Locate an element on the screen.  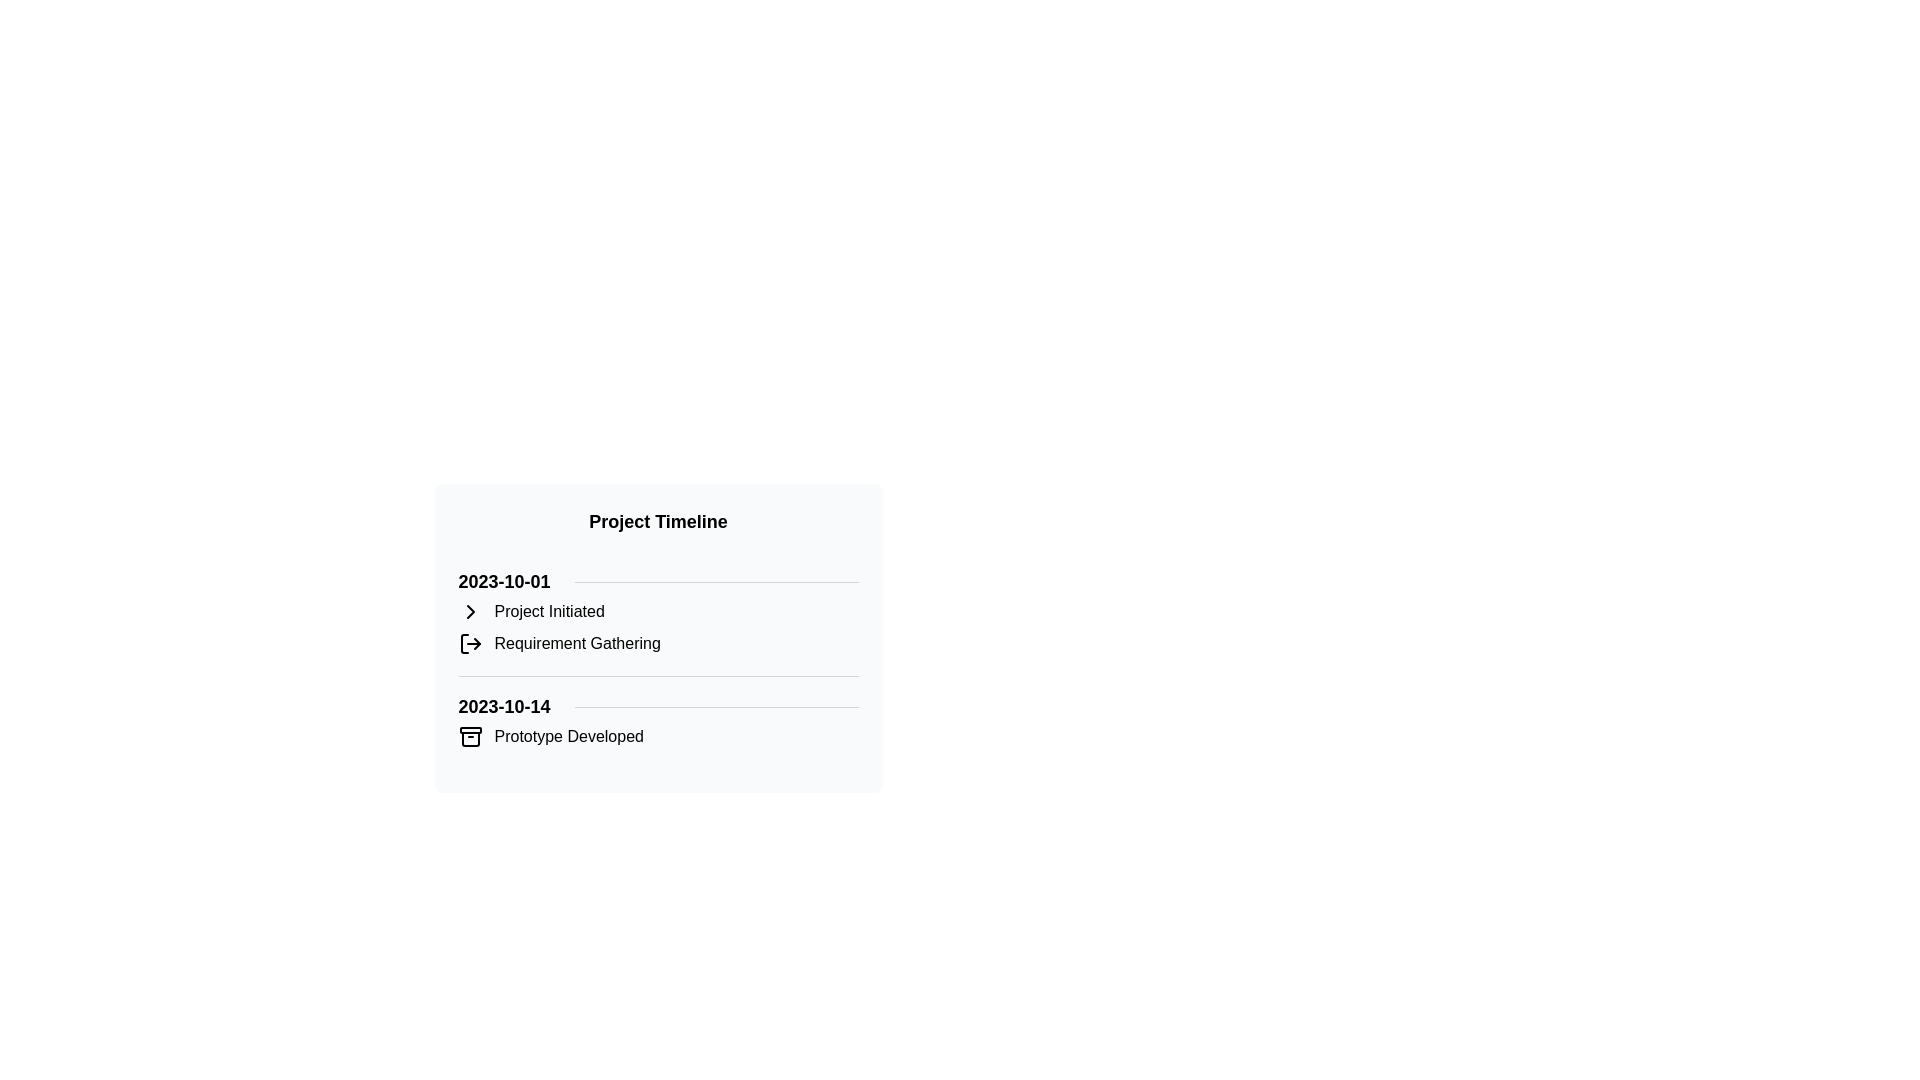
the decorative visual component resembling a lid on the archive box icon located within the timeline entry dated '2023-10-14' is located at coordinates (469, 730).